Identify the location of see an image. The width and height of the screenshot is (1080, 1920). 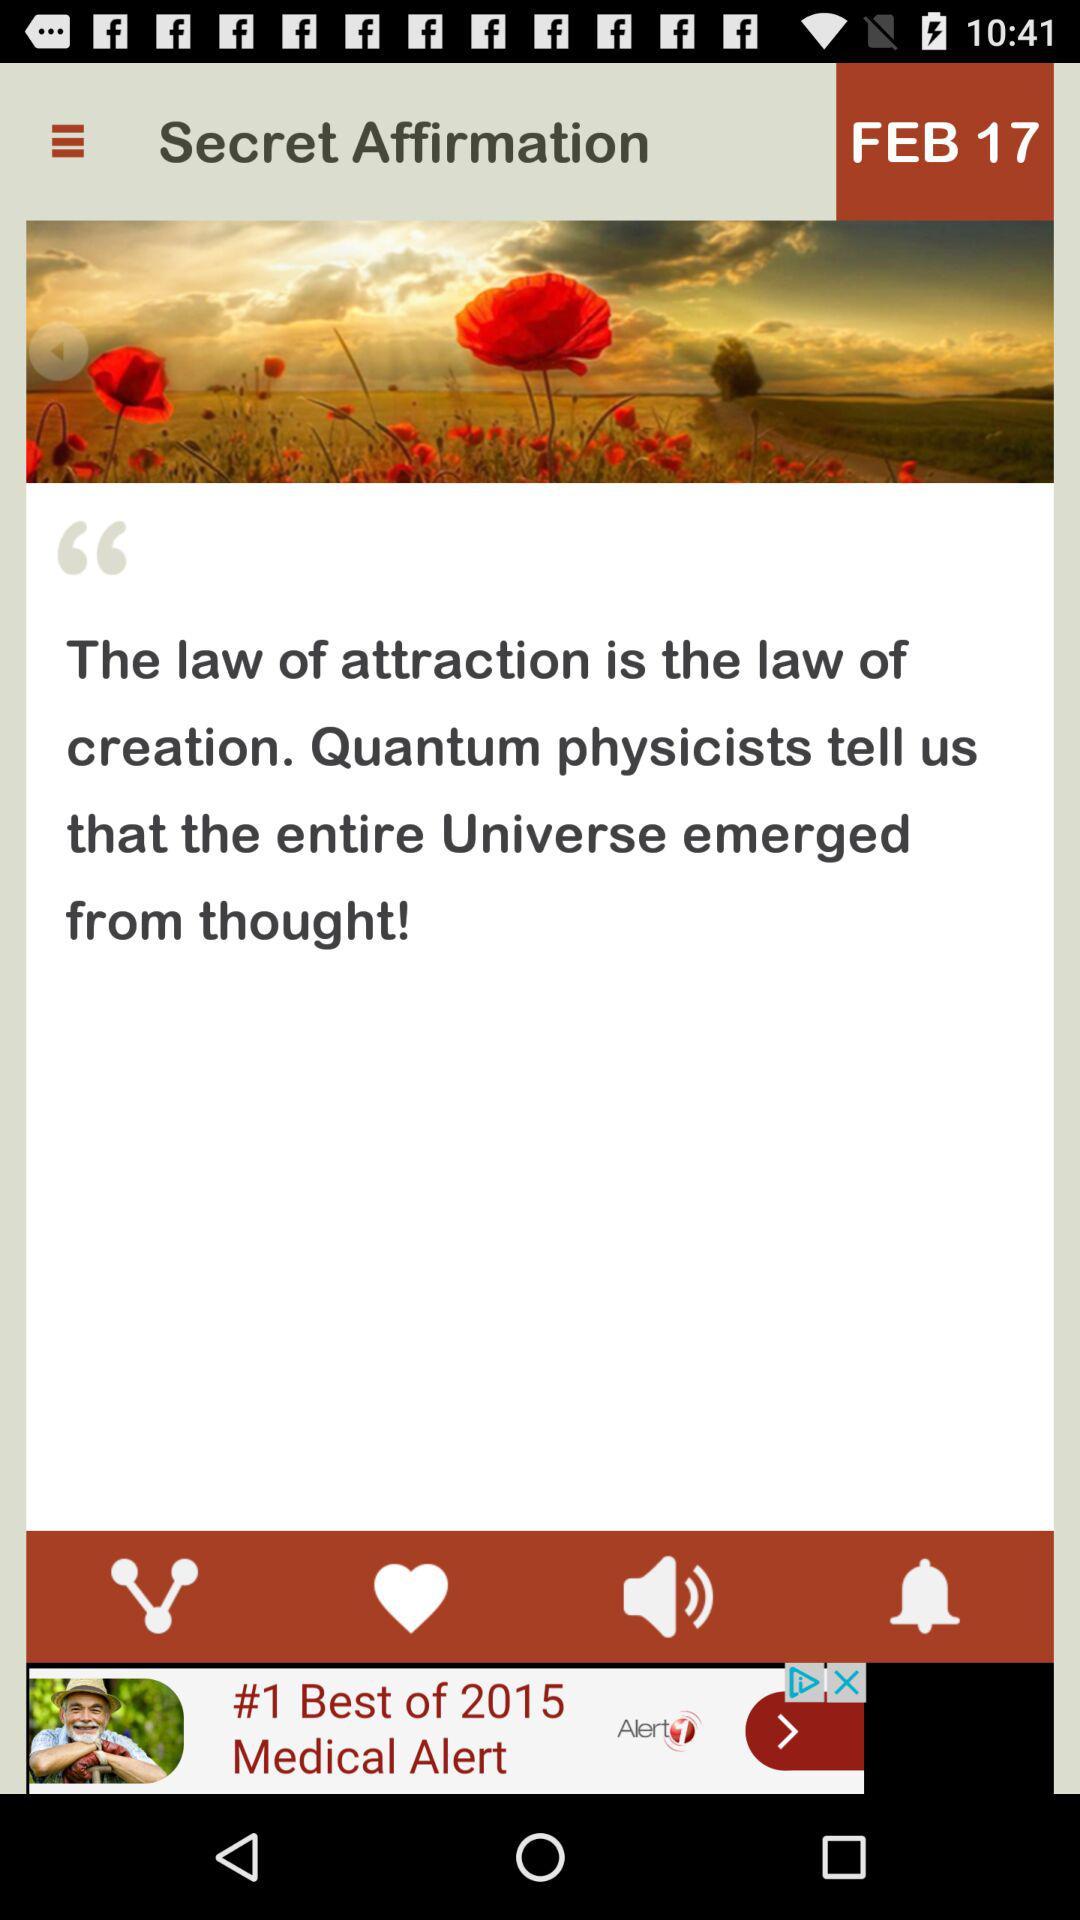
(445, 1727).